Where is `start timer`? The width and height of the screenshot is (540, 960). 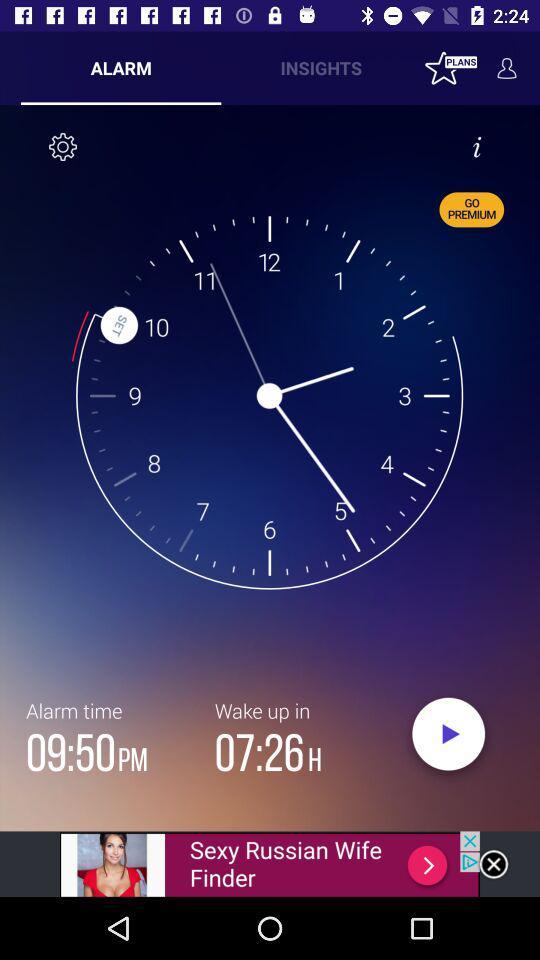 start timer is located at coordinates (448, 738).